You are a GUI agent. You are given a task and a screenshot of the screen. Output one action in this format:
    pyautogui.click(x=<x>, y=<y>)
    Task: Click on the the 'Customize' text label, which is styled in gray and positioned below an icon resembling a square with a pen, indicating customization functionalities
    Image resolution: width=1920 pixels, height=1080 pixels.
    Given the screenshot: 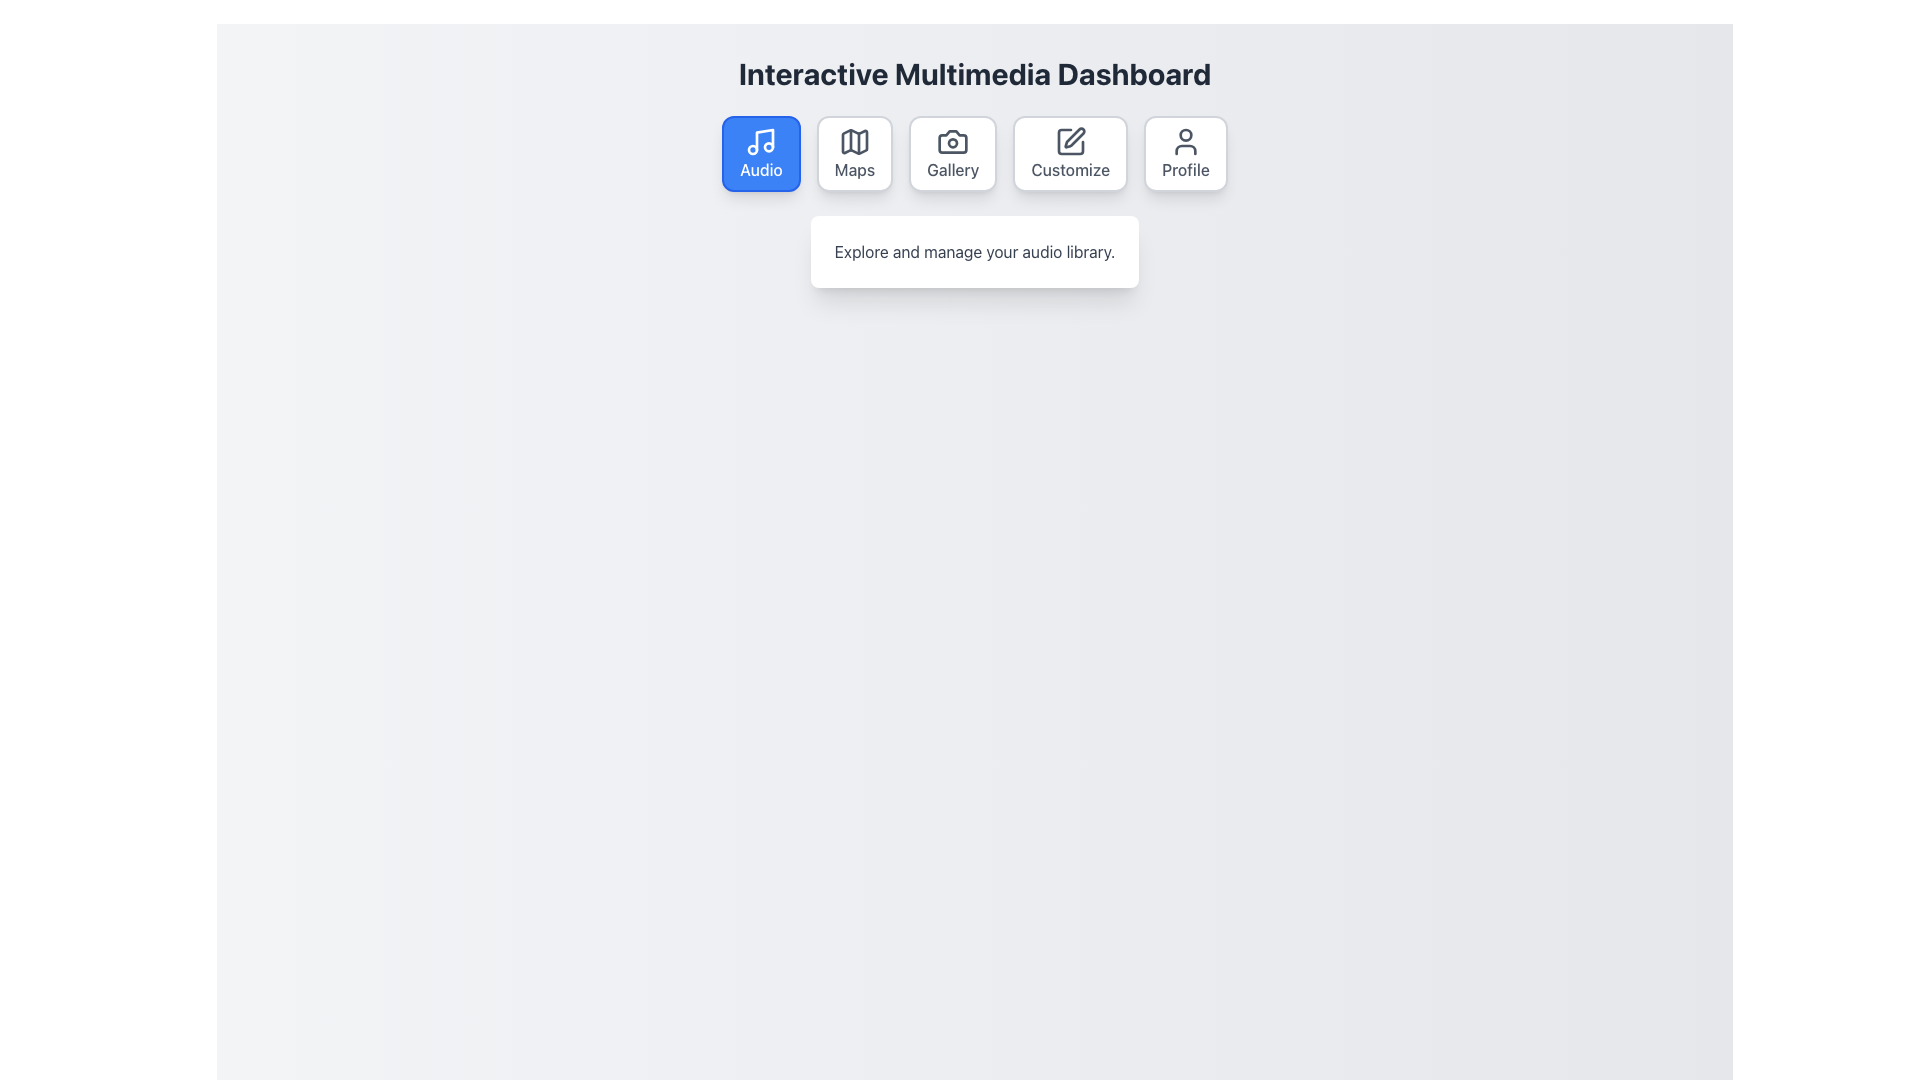 What is the action you would take?
    pyautogui.click(x=1069, y=168)
    